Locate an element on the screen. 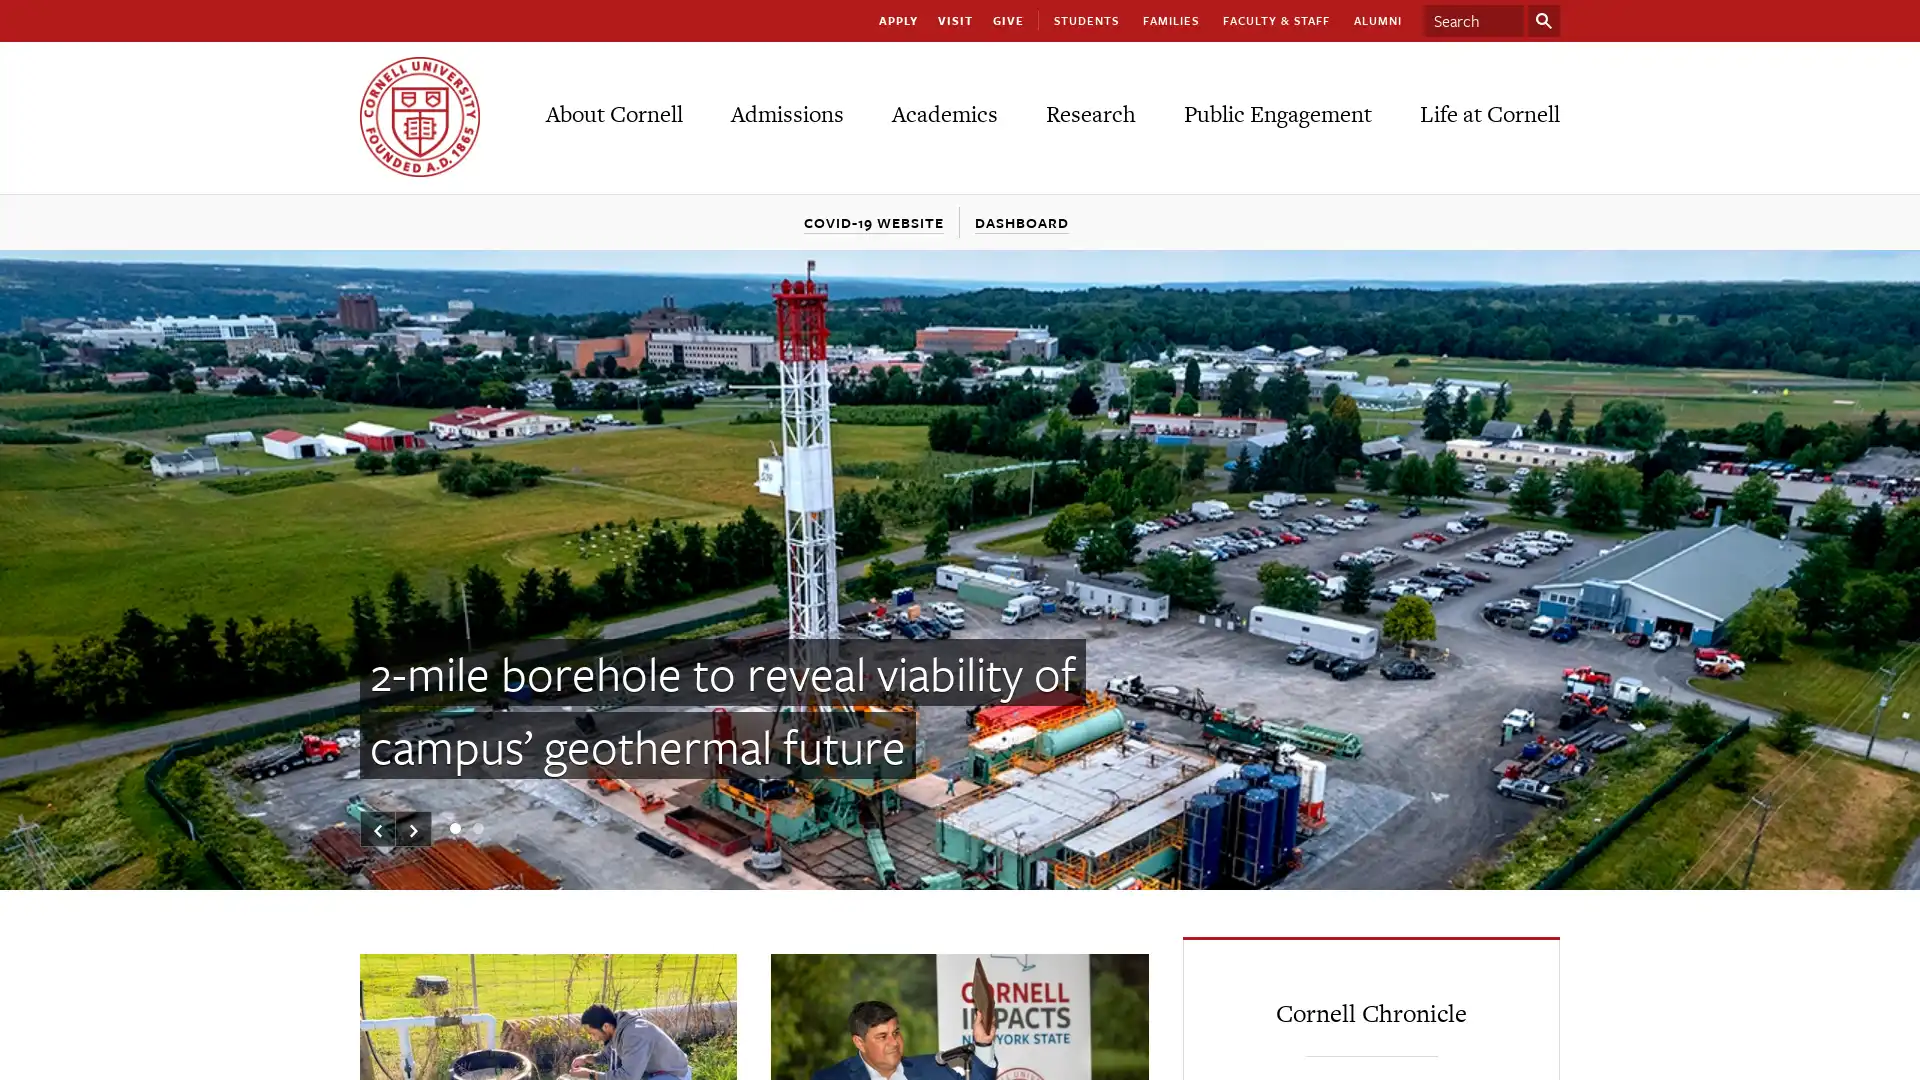  Previous slide is located at coordinates (378, 829).